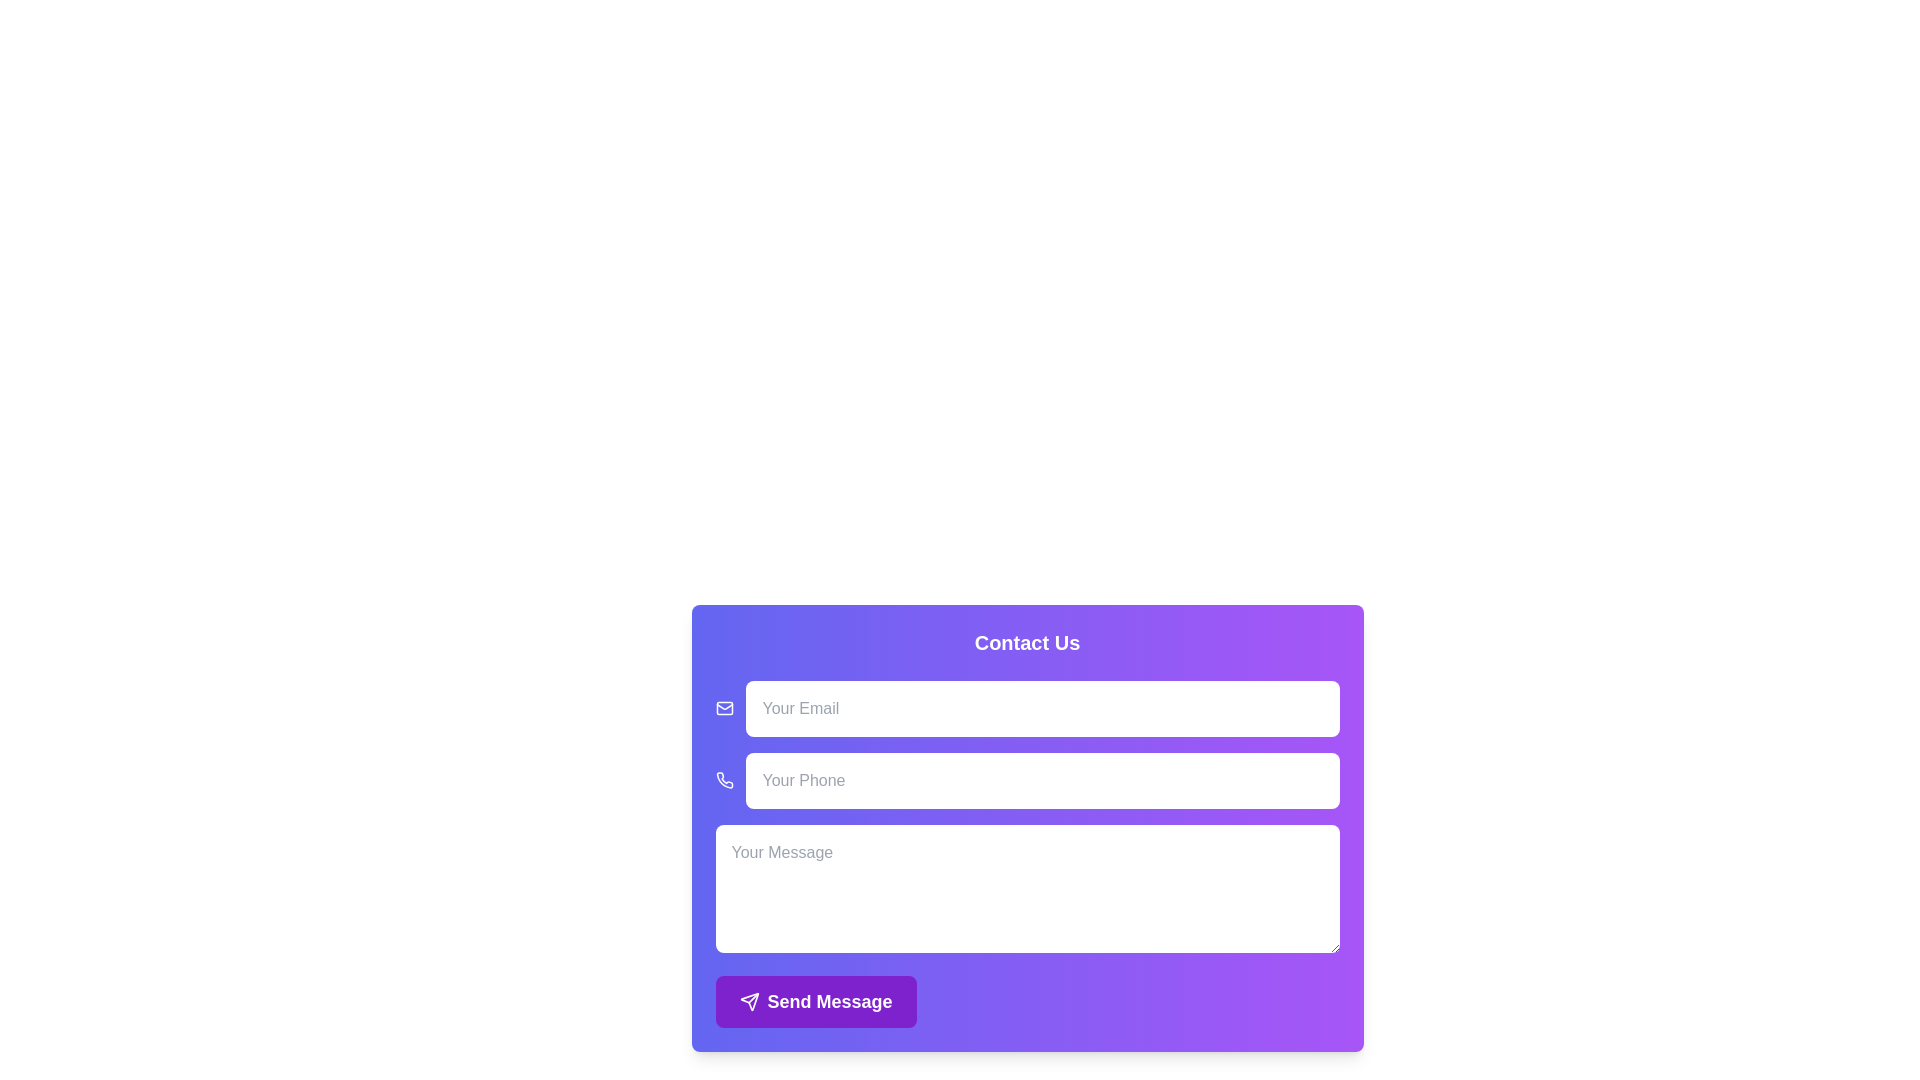 The image size is (1920, 1080). I want to click on the phone receiver icon located to the left of the 'Your Phone' text input field in the 'Contact Us' form, so click(723, 779).